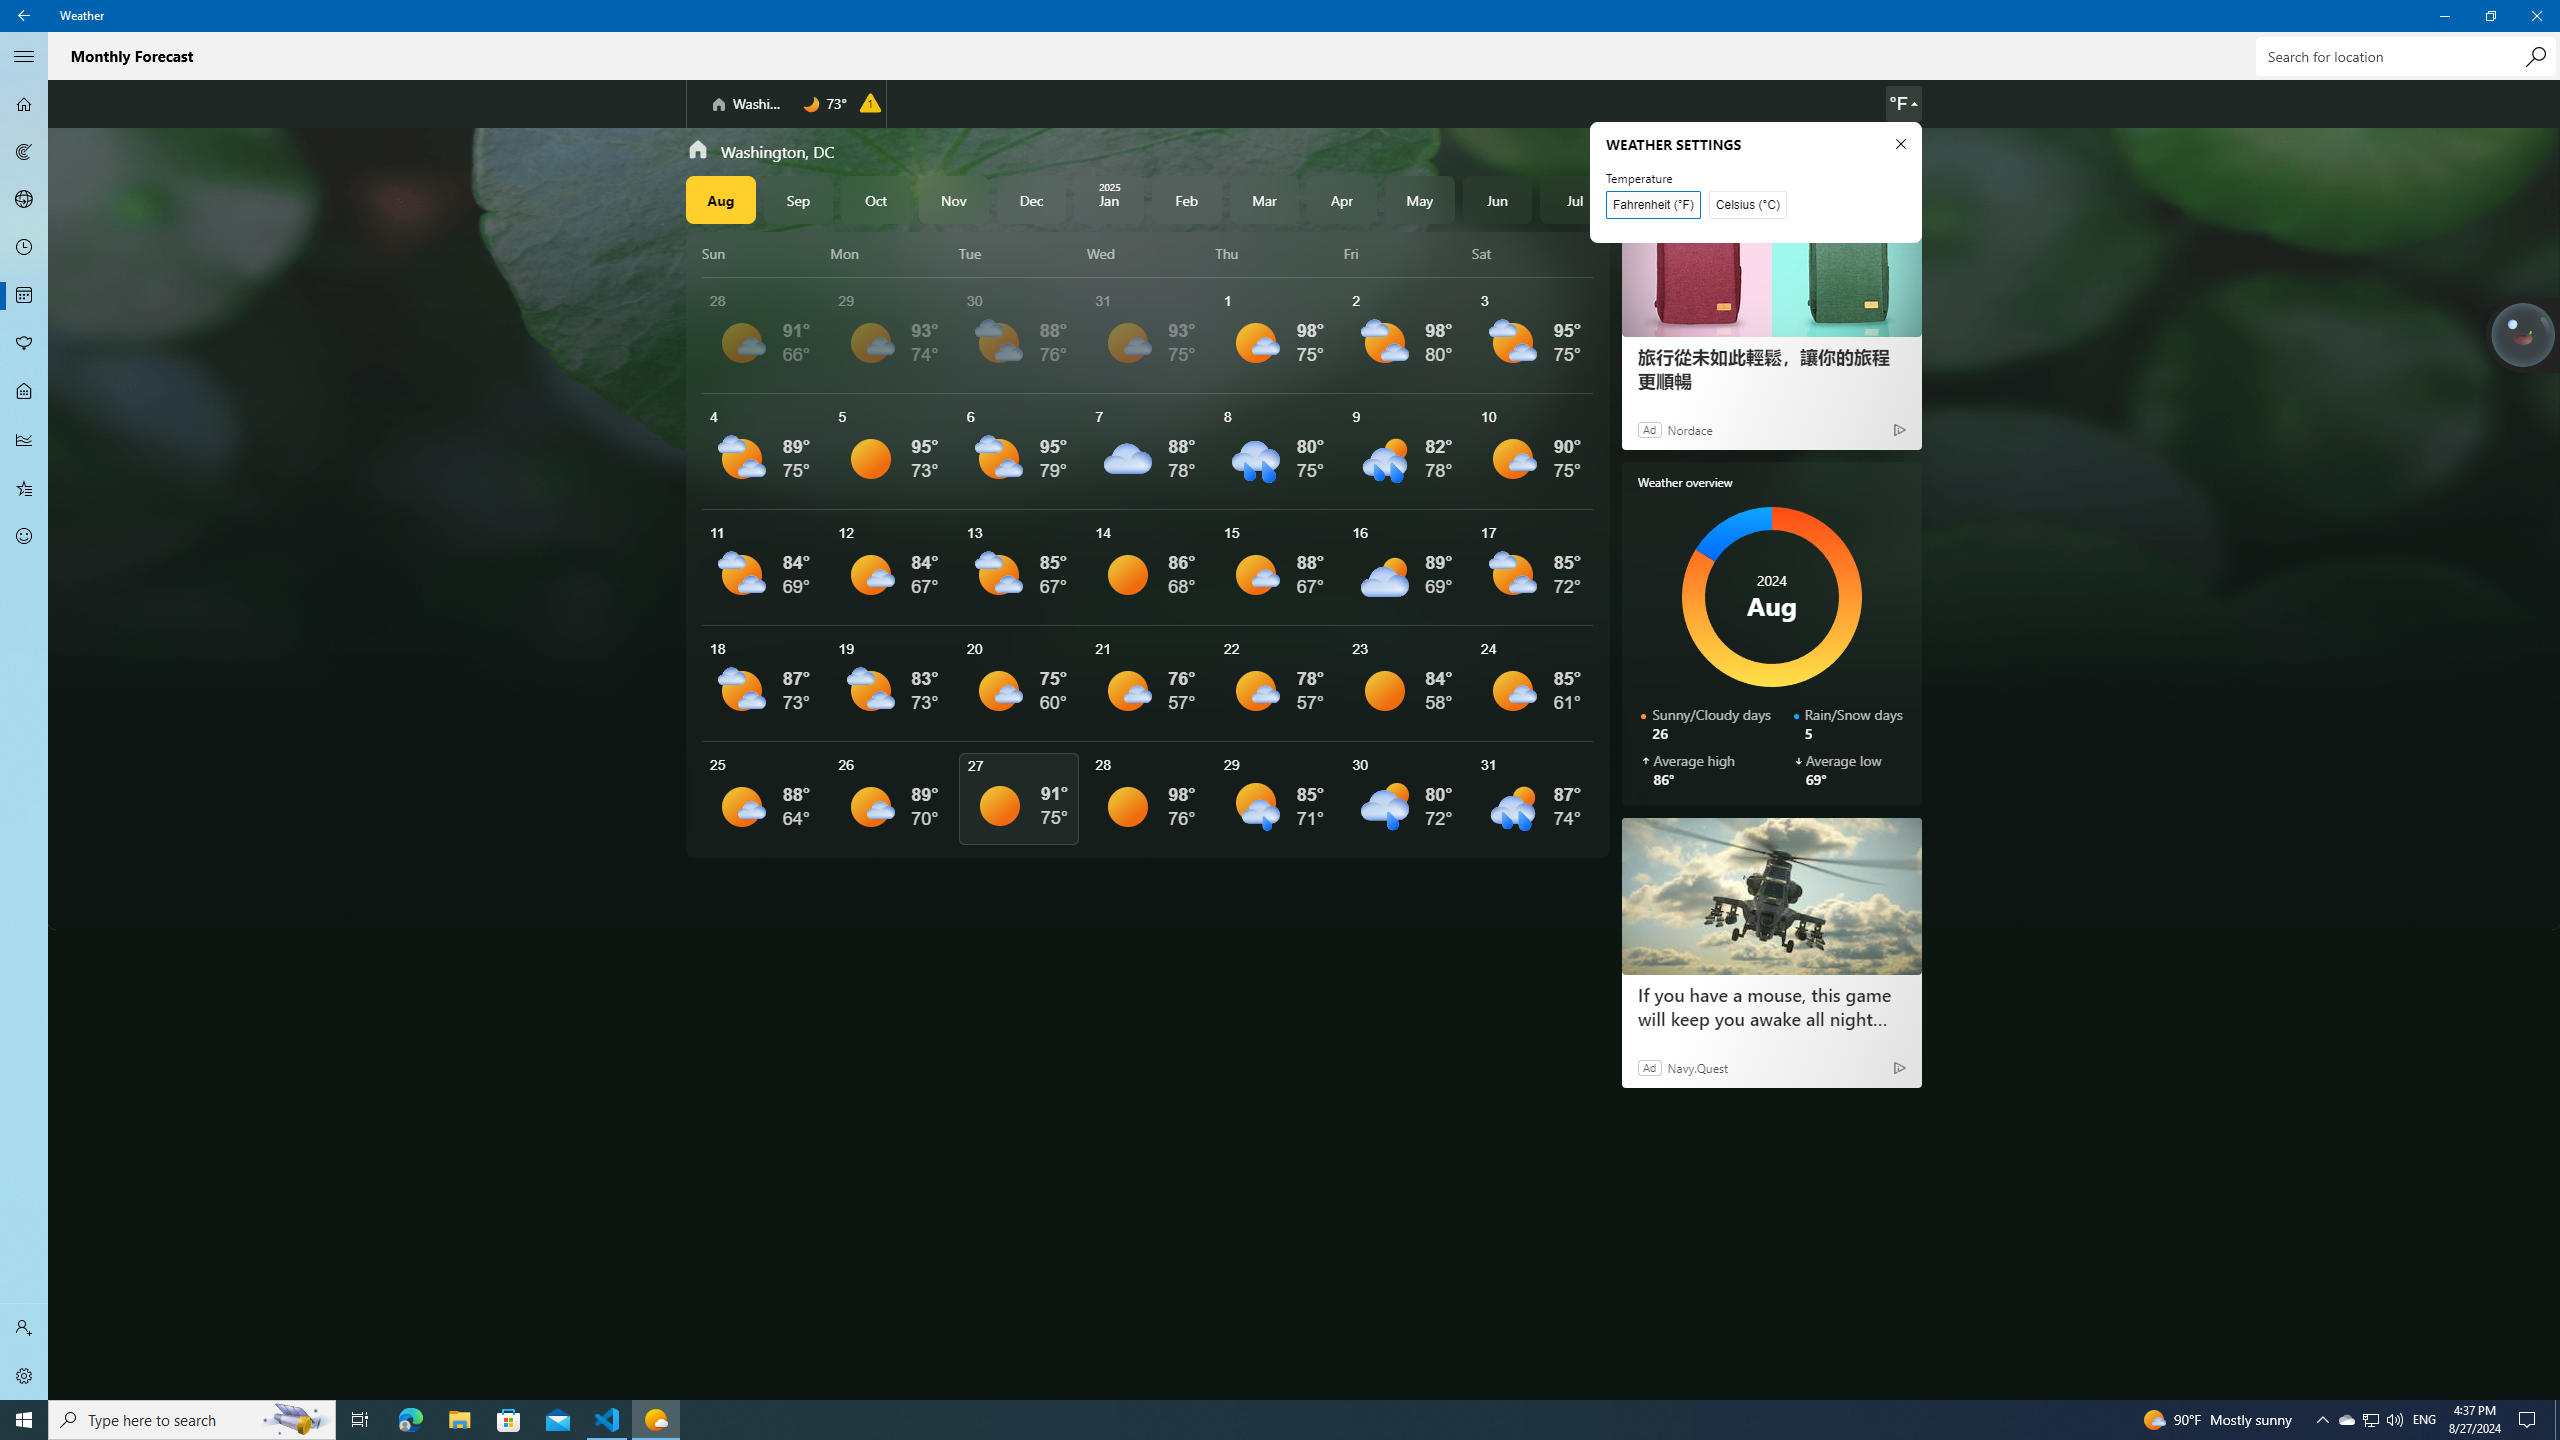 The height and width of the screenshot is (1440, 2560). Describe the element at coordinates (24, 103) in the screenshot. I see `'Forecast - Not Selected'` at that location.